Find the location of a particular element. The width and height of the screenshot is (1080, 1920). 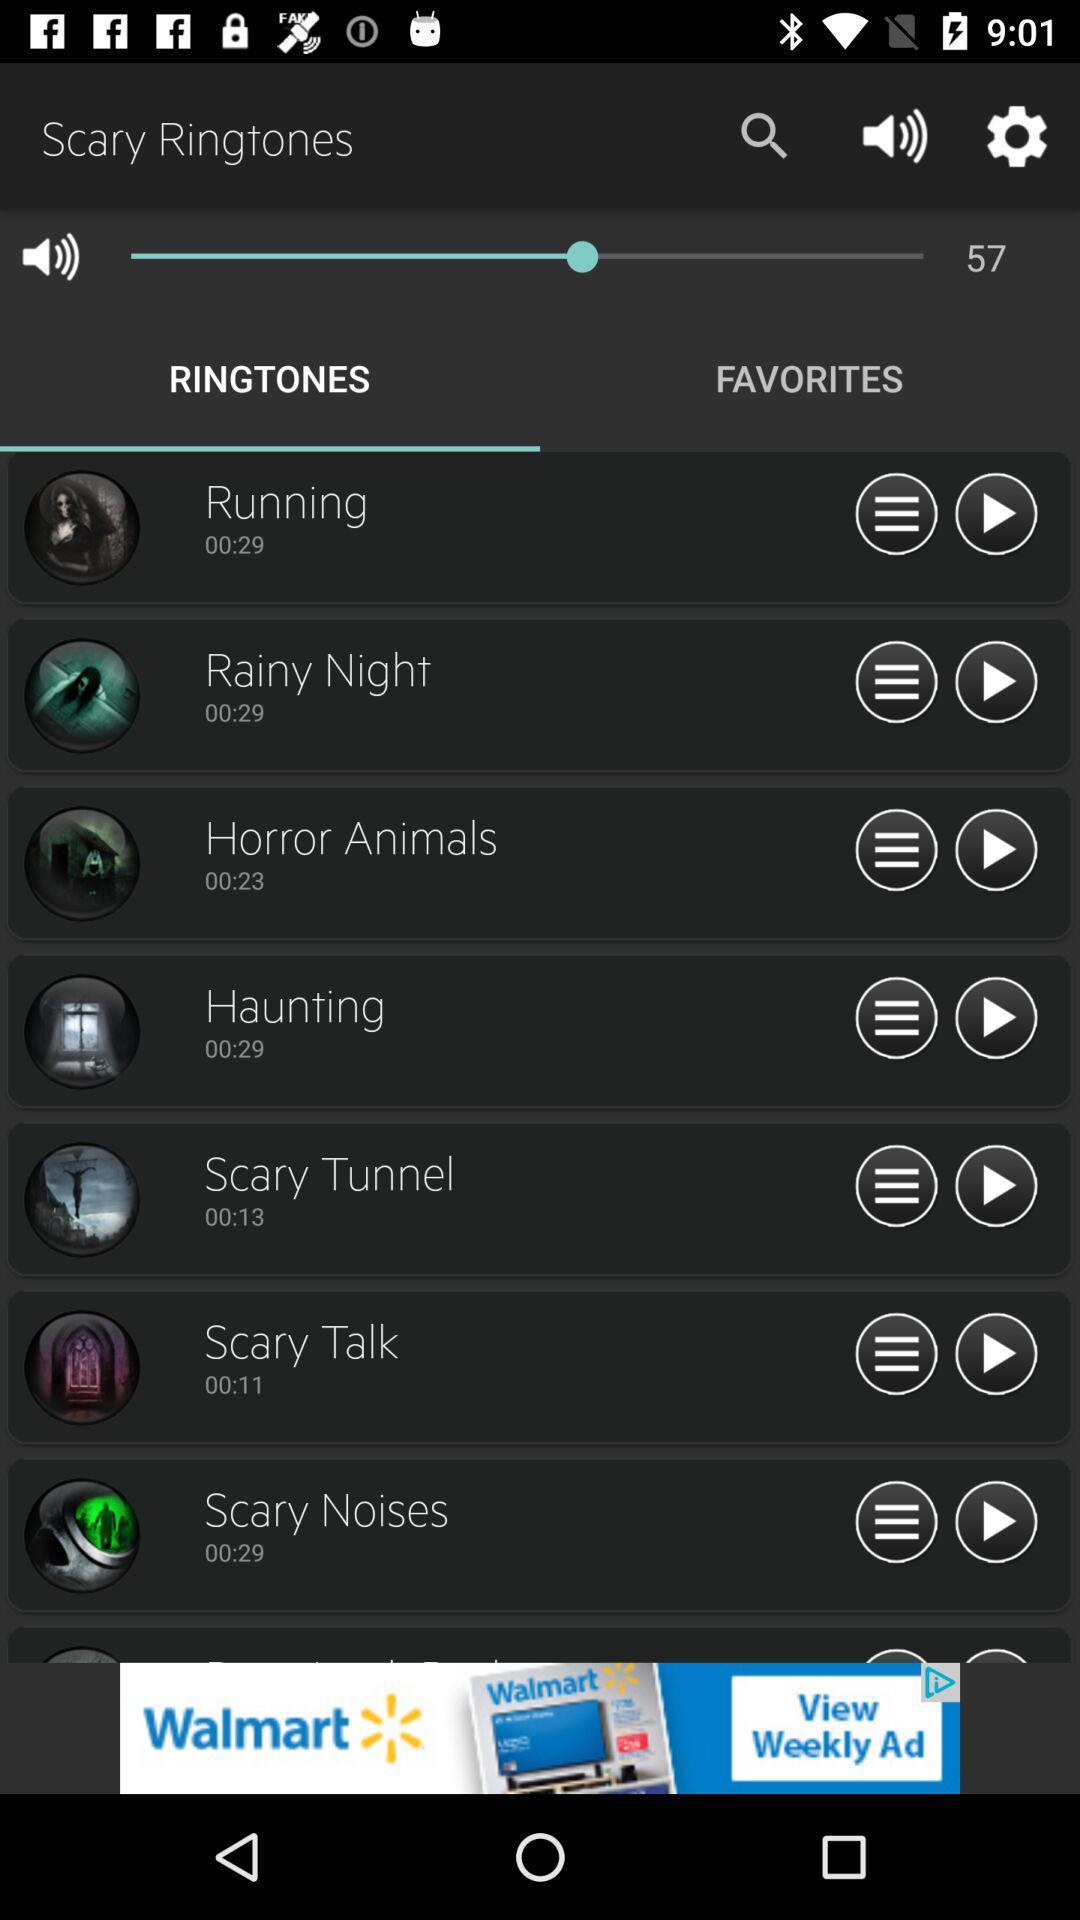

pay option is located at coordinates (995, 1355).